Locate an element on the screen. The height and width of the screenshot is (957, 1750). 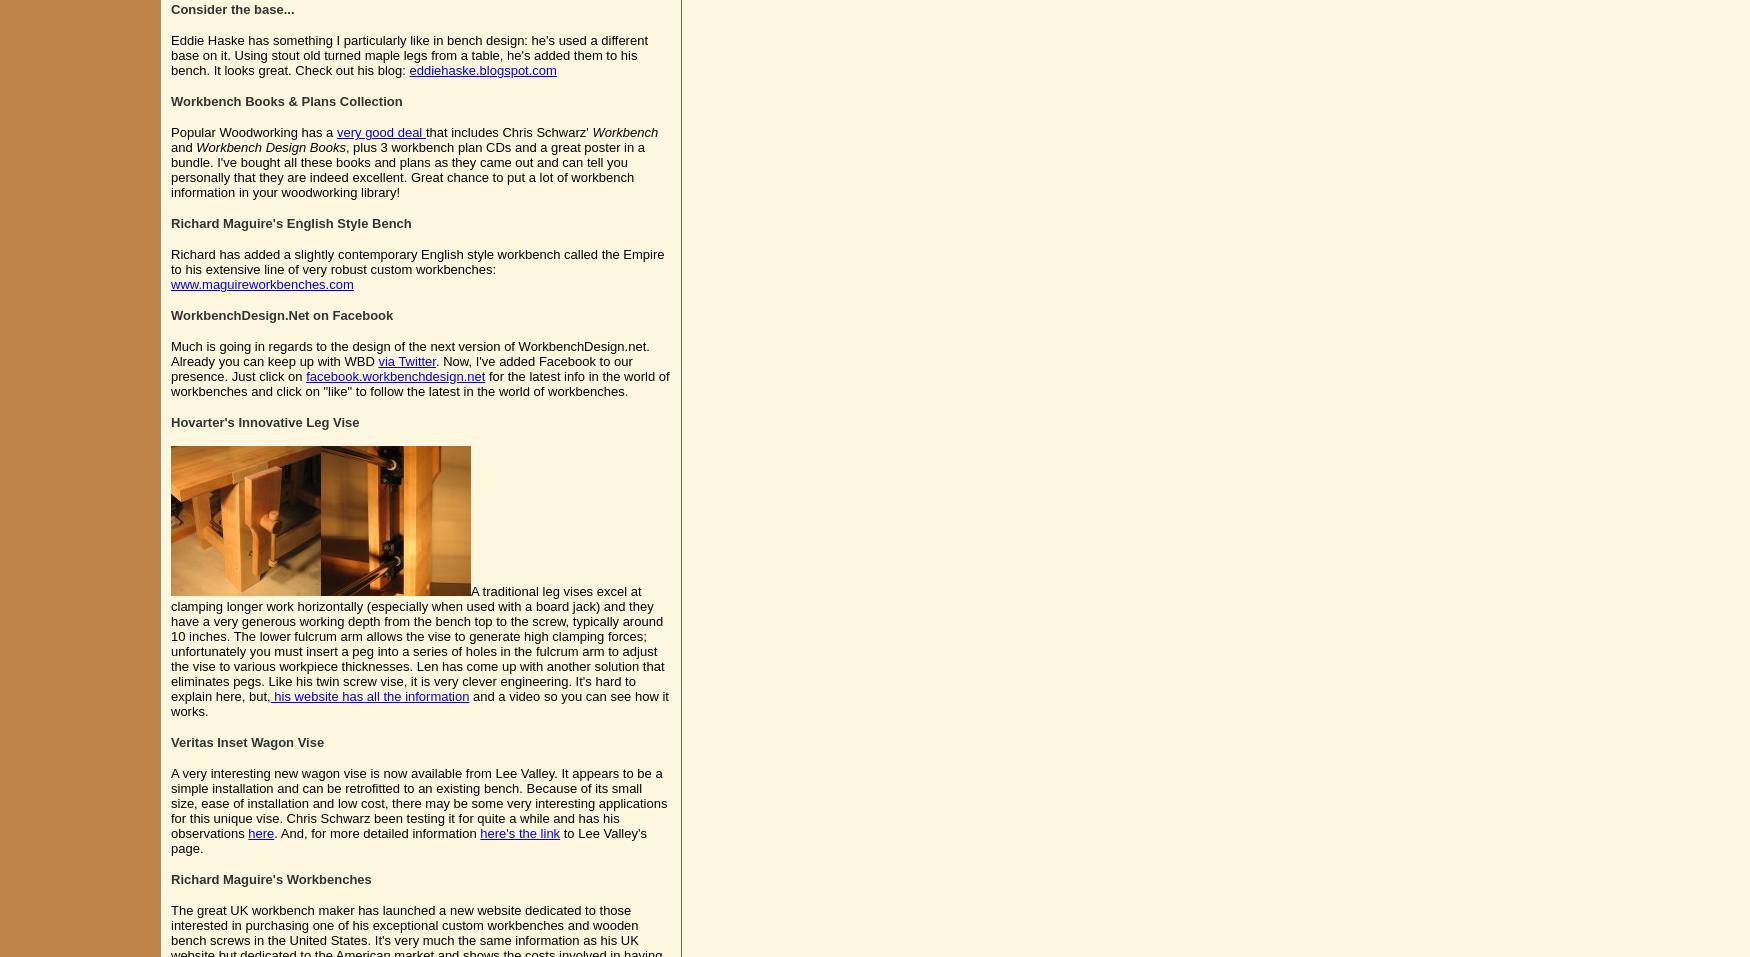
'Consider the base...' is located at coordinates (232, 8).